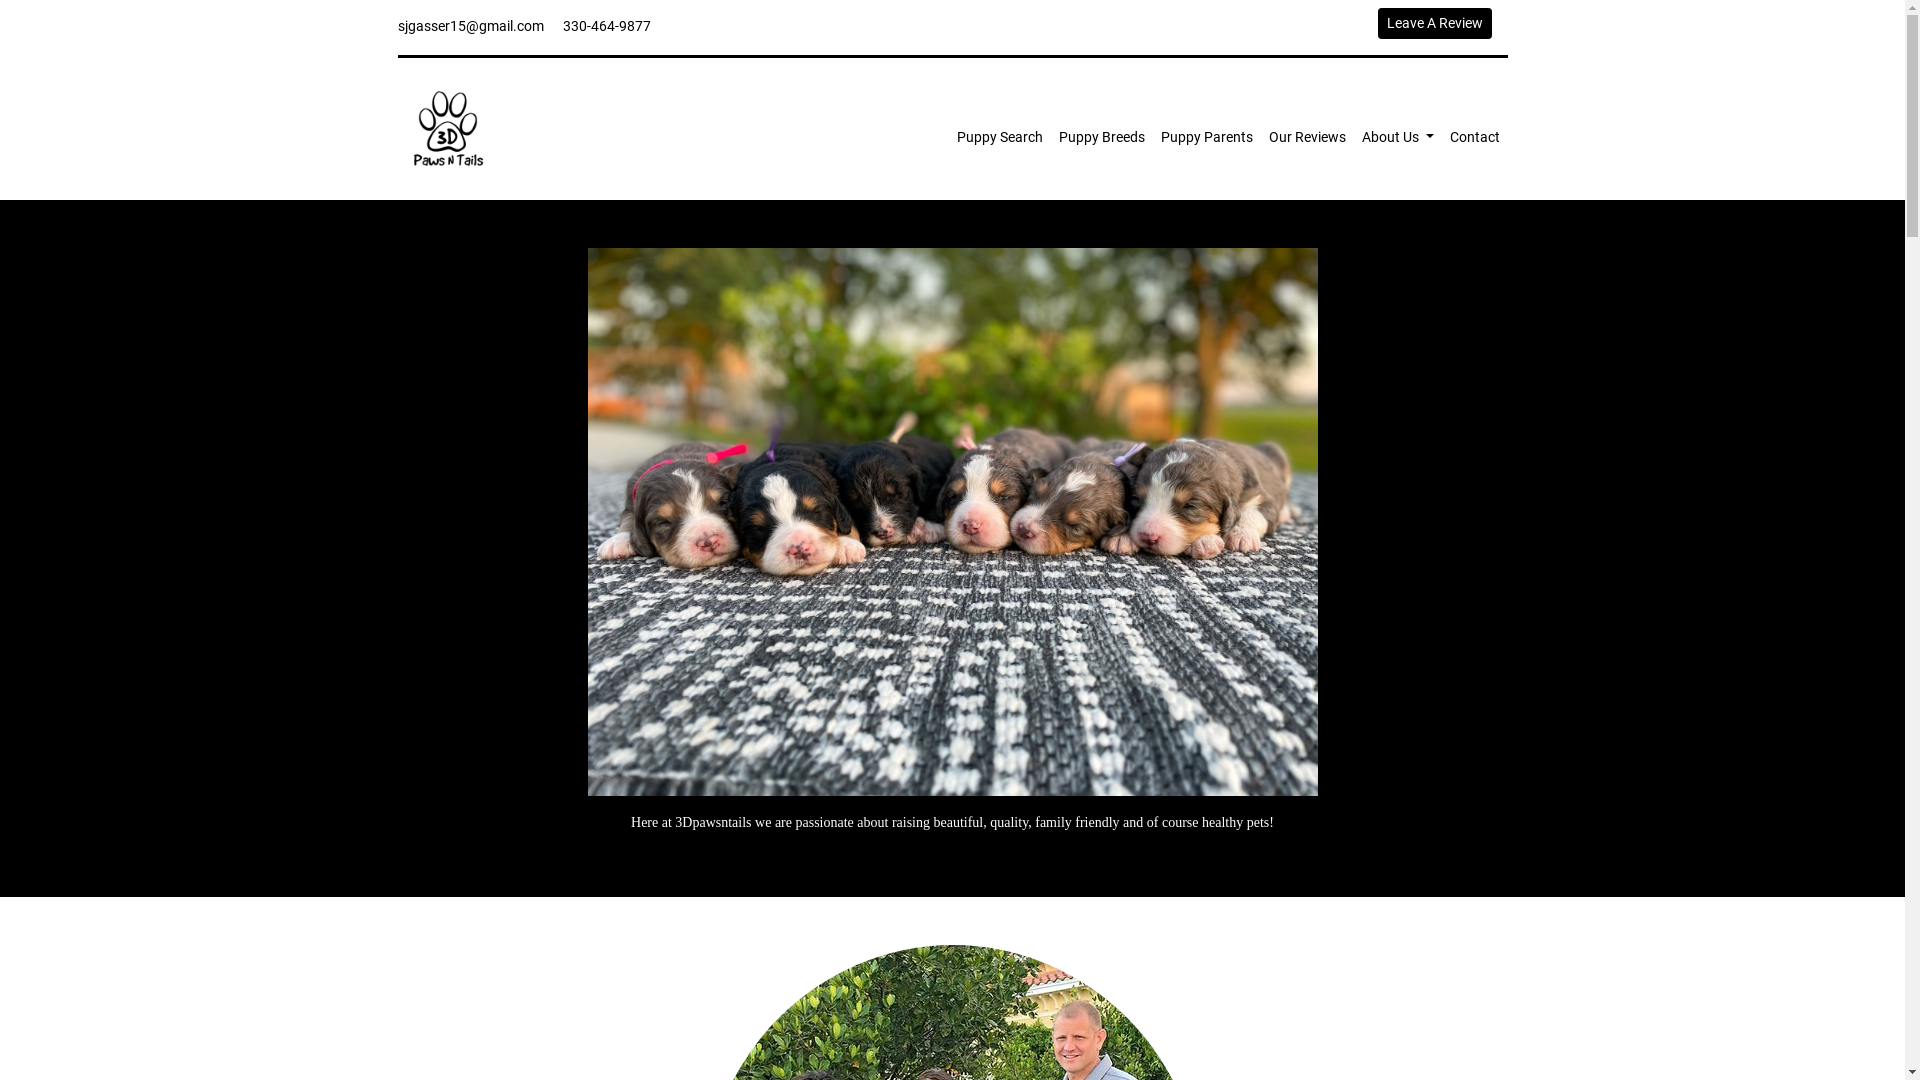 This screenshot has width=1920, height=1080. What do you see at coordinates (1434, 23) in the screenshot?
I see `'Leave A Review'` at bounding box center [1434, 23].